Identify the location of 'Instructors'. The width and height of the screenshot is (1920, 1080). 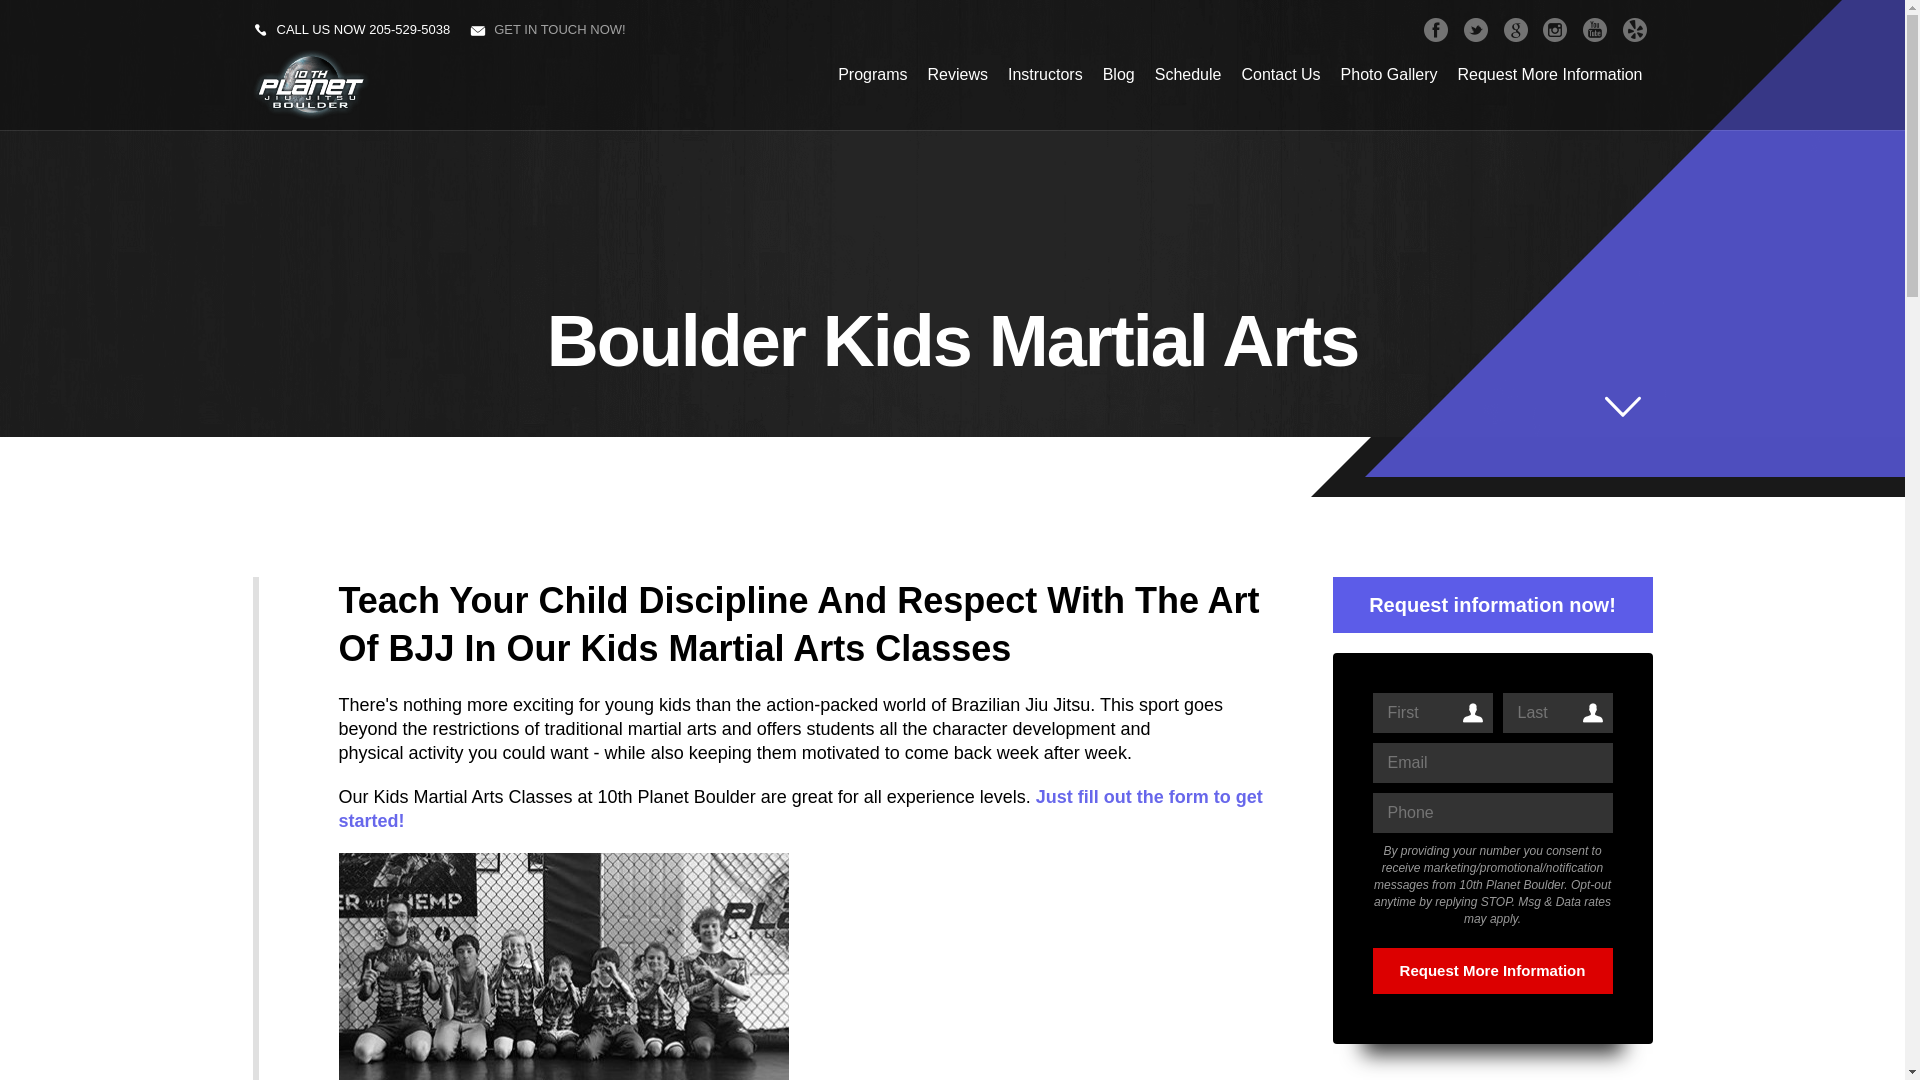
(1002, 73).